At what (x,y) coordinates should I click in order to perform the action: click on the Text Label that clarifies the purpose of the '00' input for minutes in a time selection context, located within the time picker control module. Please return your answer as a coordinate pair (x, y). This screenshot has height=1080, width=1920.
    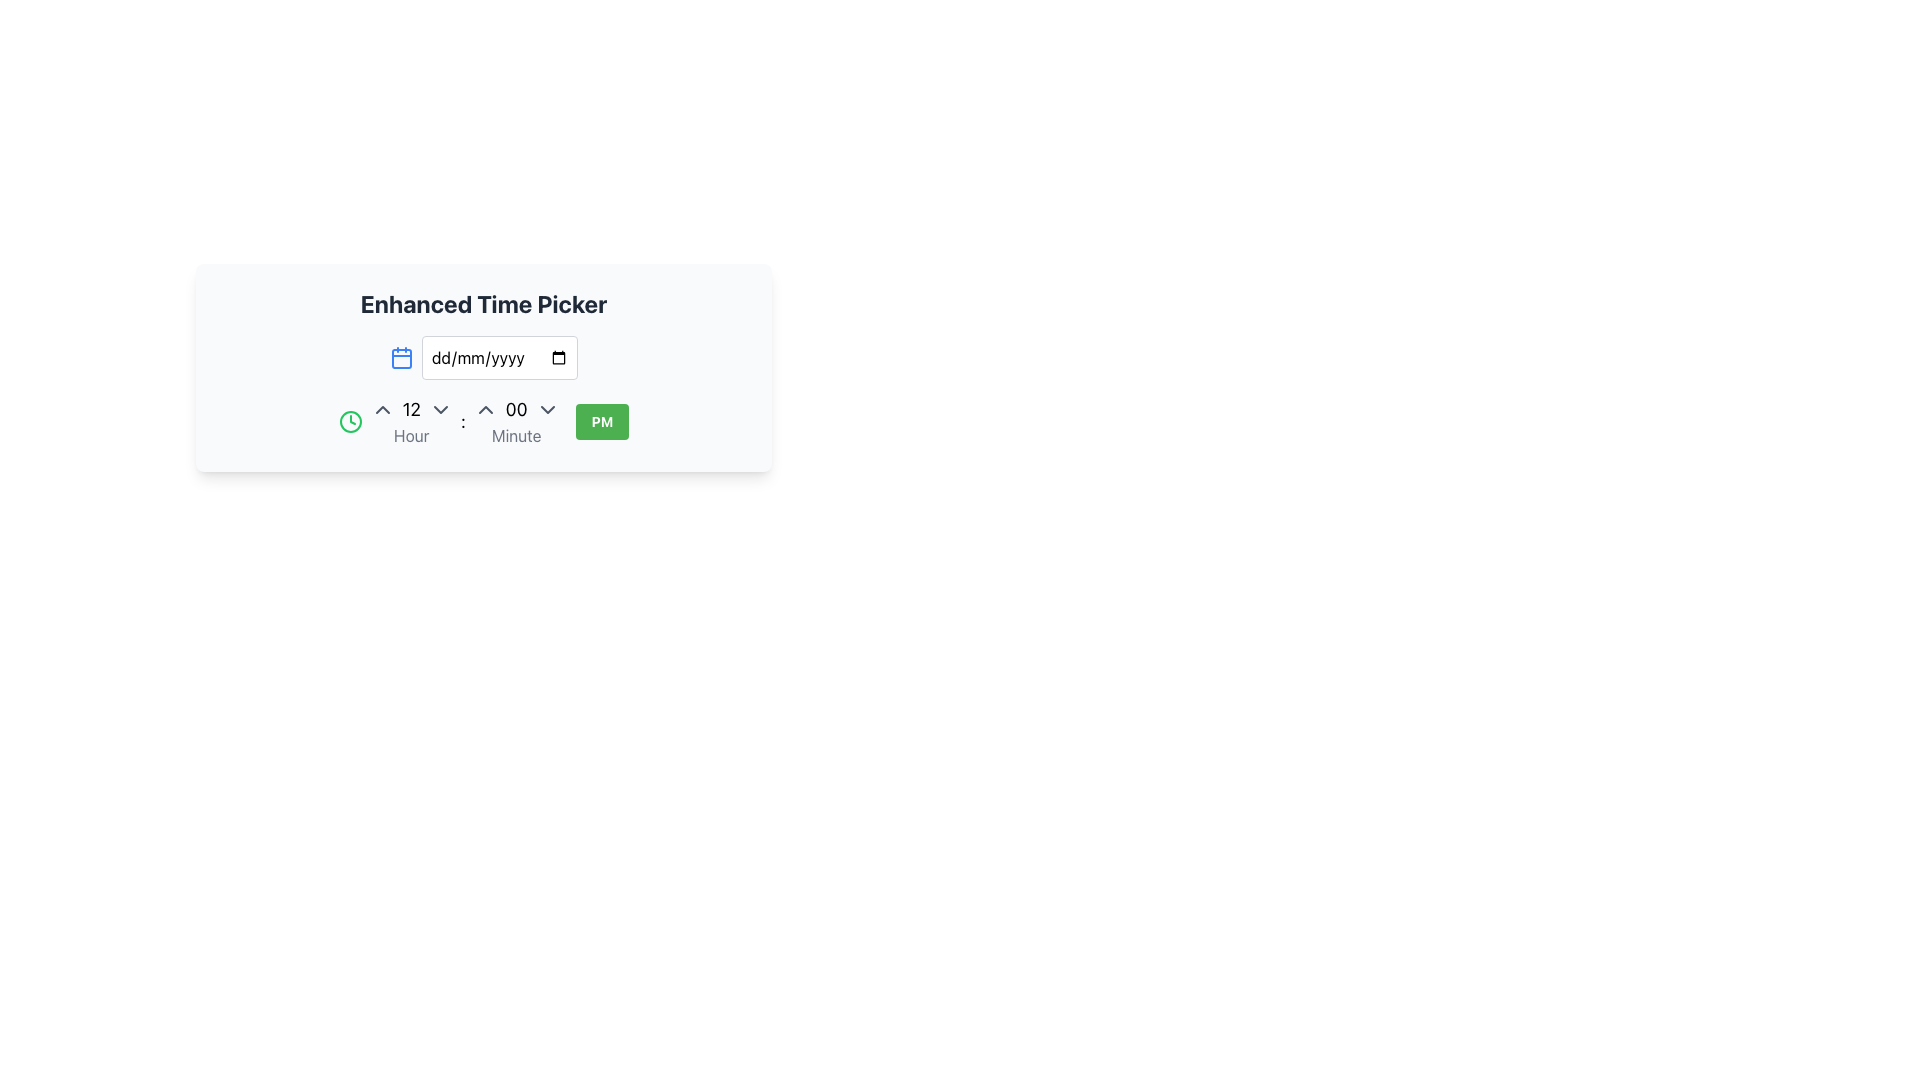
    Looking at the image, I should click on (516, 434).